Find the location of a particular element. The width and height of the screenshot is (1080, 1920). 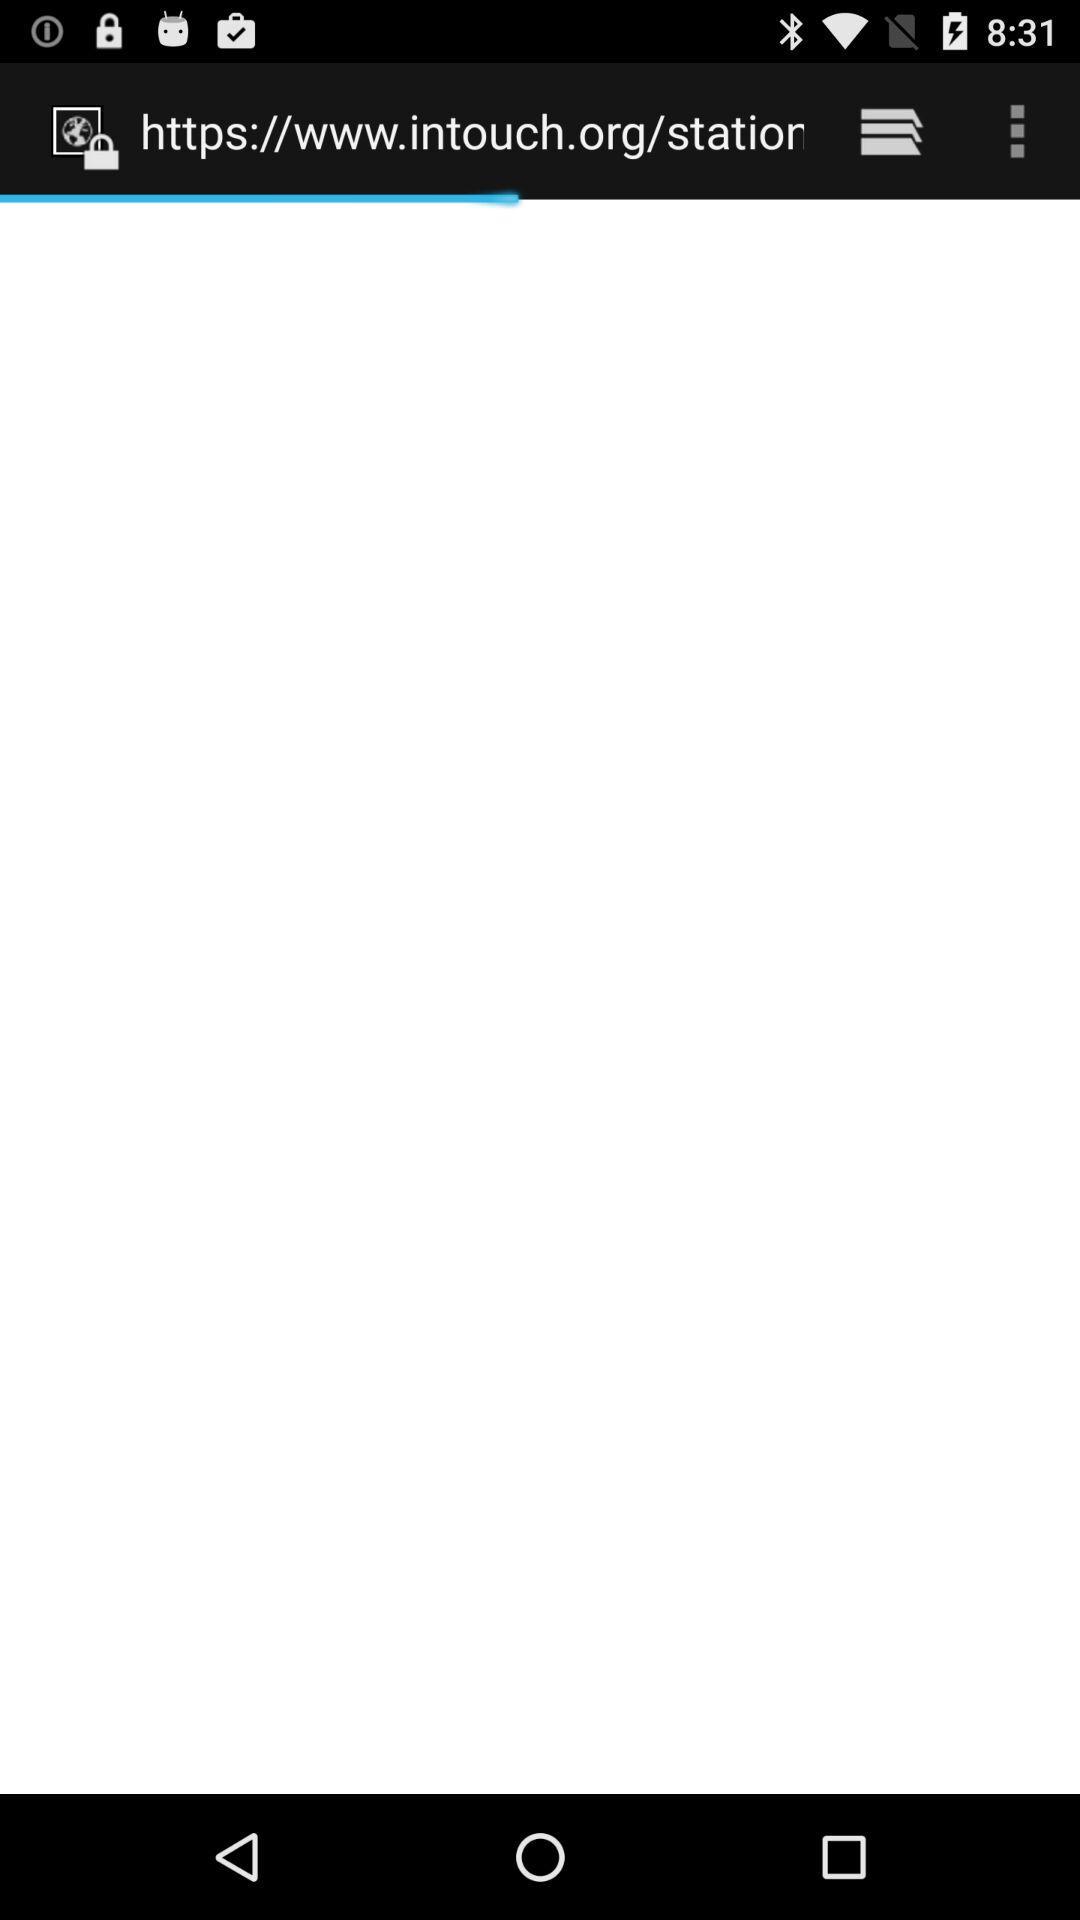

the https www intouch is located at coordinates (472, 130).